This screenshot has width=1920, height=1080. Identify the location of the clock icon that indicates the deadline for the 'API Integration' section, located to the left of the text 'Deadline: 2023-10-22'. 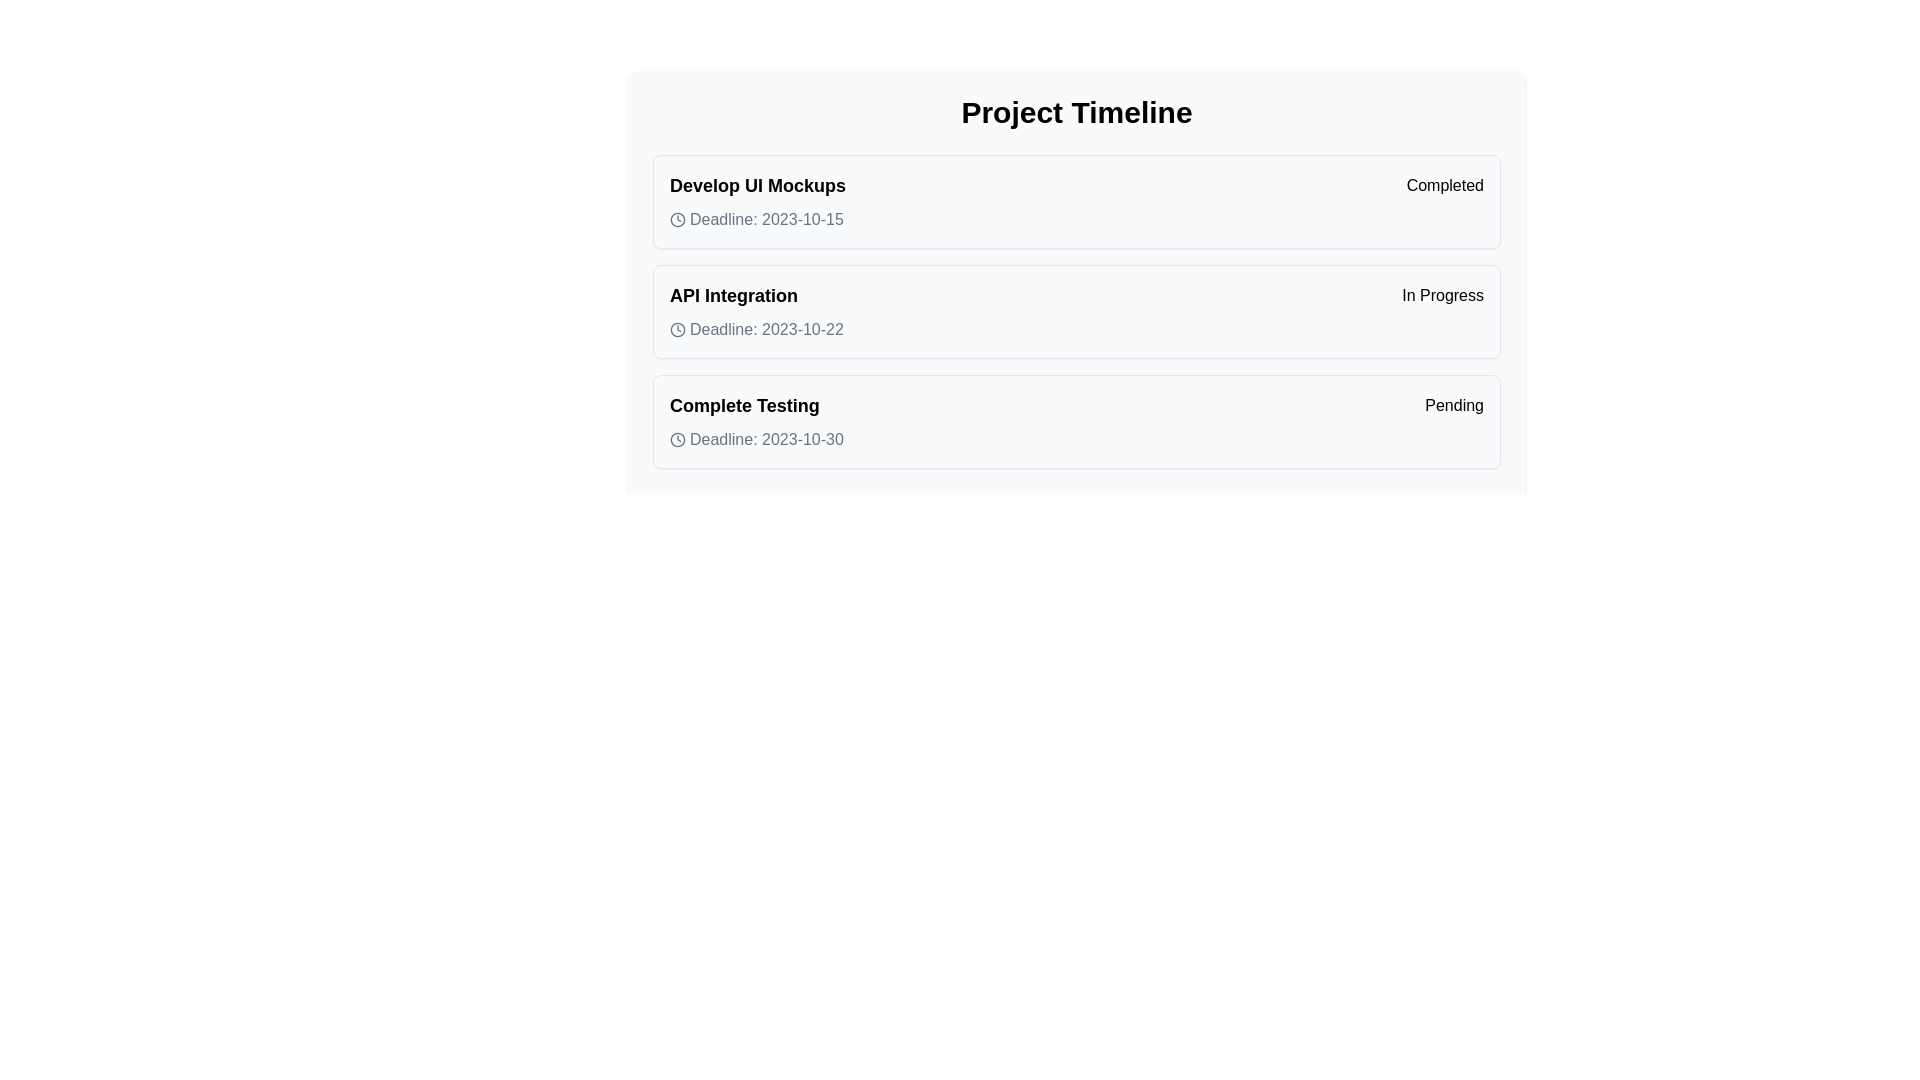
(677, 329).